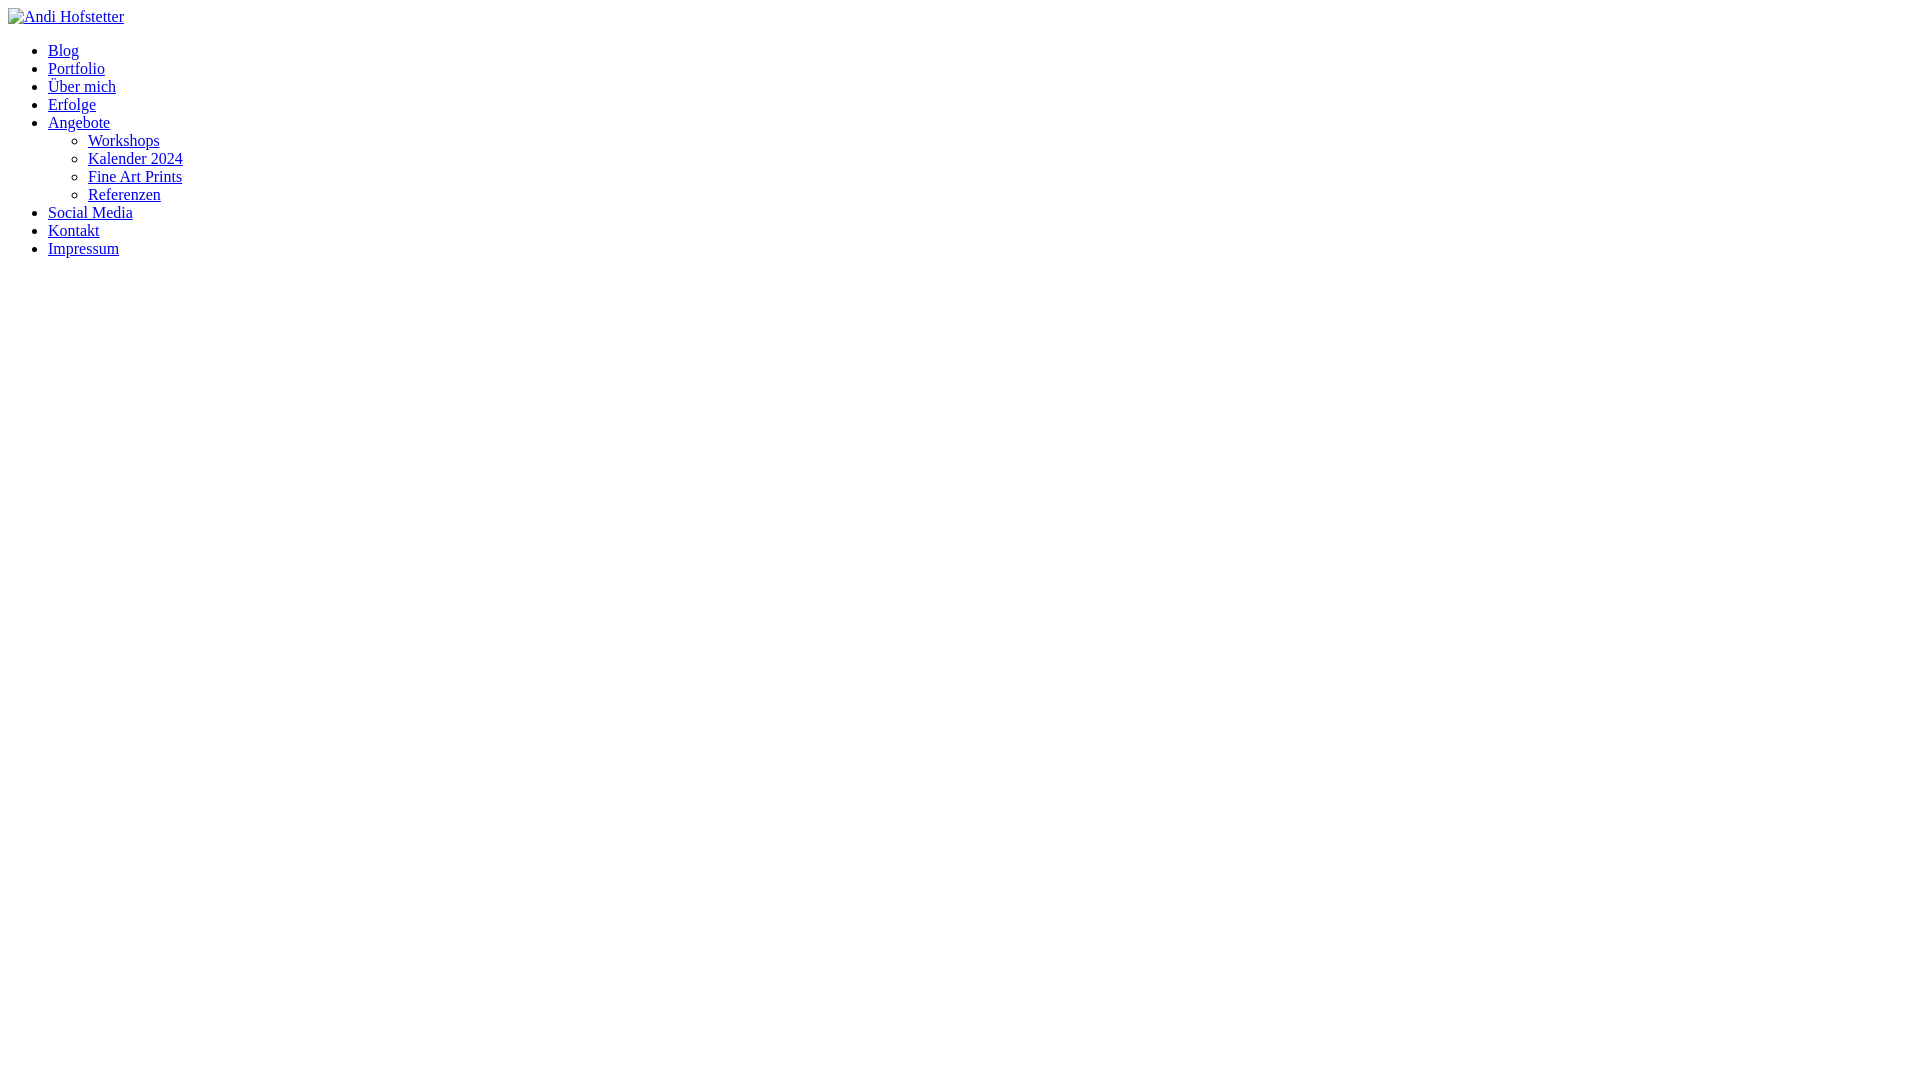 The width and height of the screenshot is (1920, 1080). What do you see at coordinates (48, 67) in the screenshot?
I see `'Portfolio'` at bounding box center [48, 67].